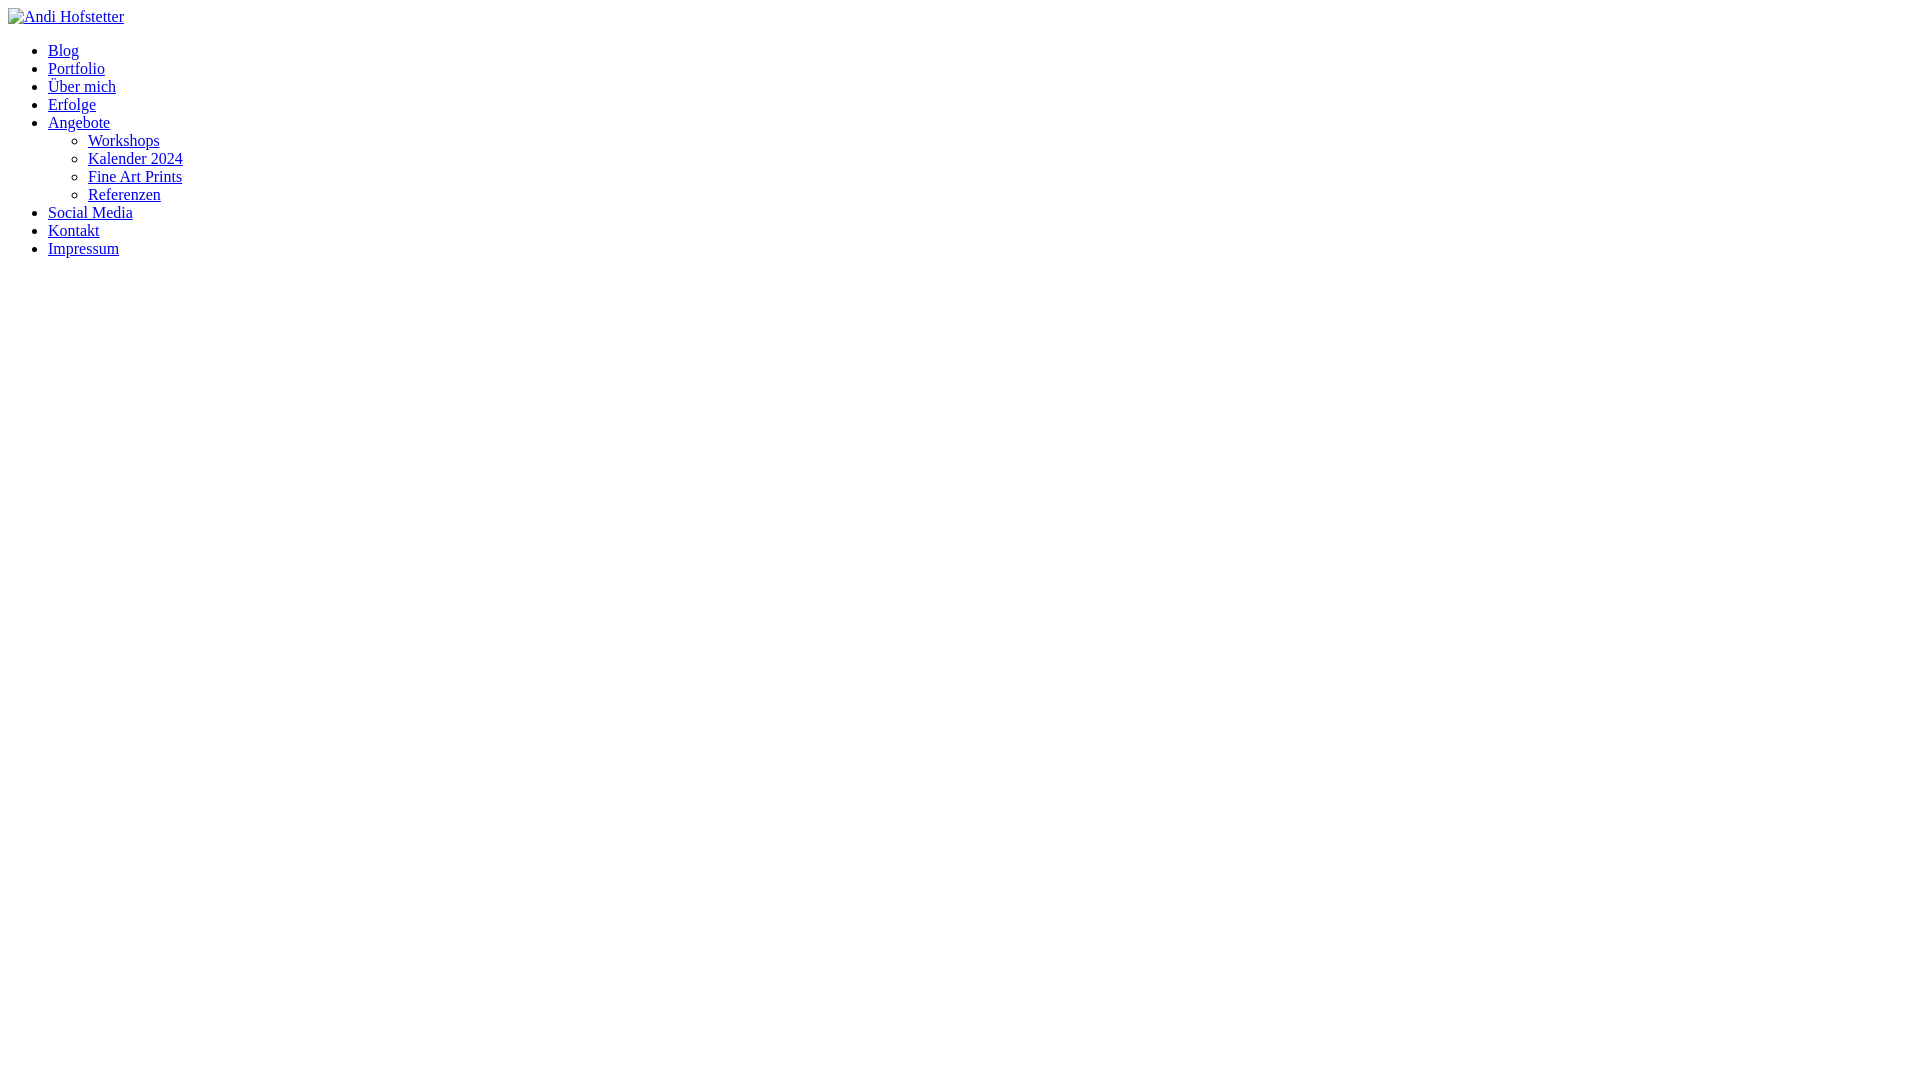 The width and height of the screenshot is (1920, 1080). What do you see at coordinates (48, 67) in the screenshot?
I see `'Portfolio'` at bounding box center [48, 67].